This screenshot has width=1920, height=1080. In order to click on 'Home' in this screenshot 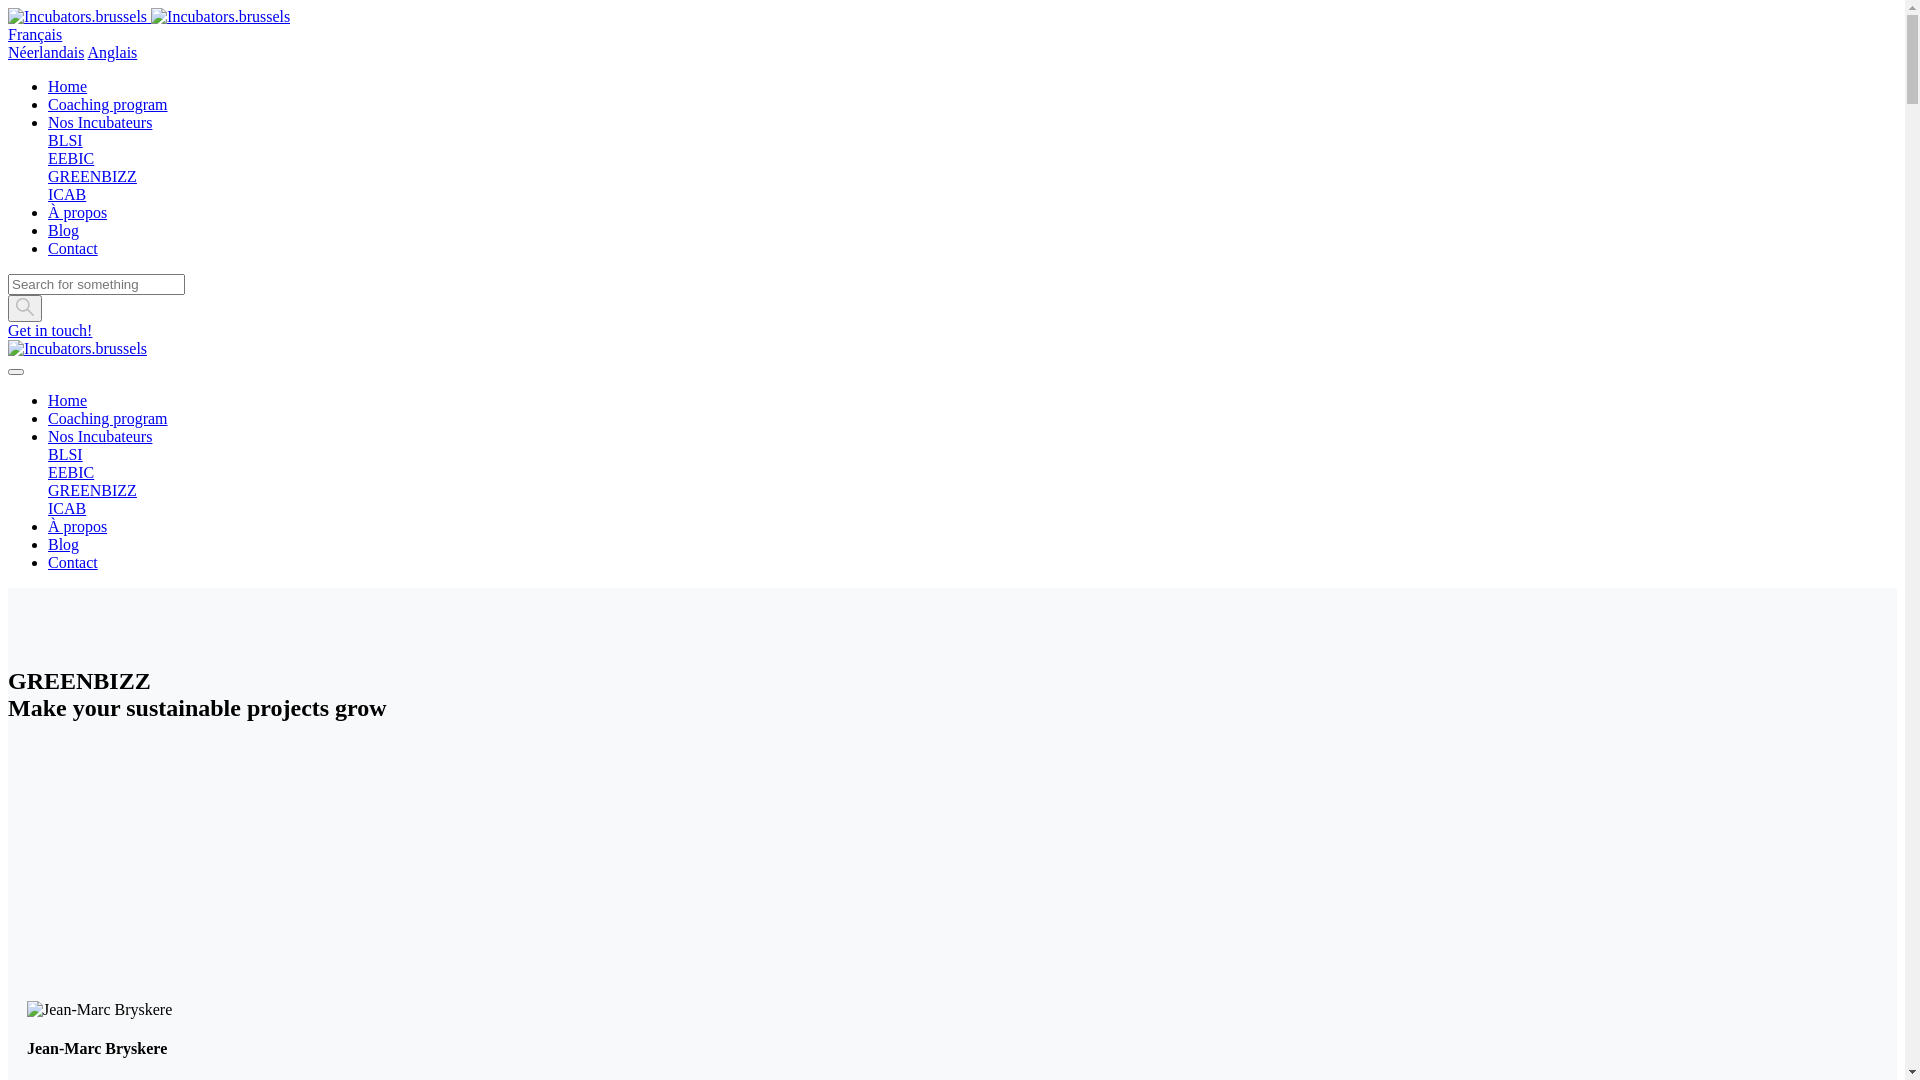, I will do `click(67, 85)`.